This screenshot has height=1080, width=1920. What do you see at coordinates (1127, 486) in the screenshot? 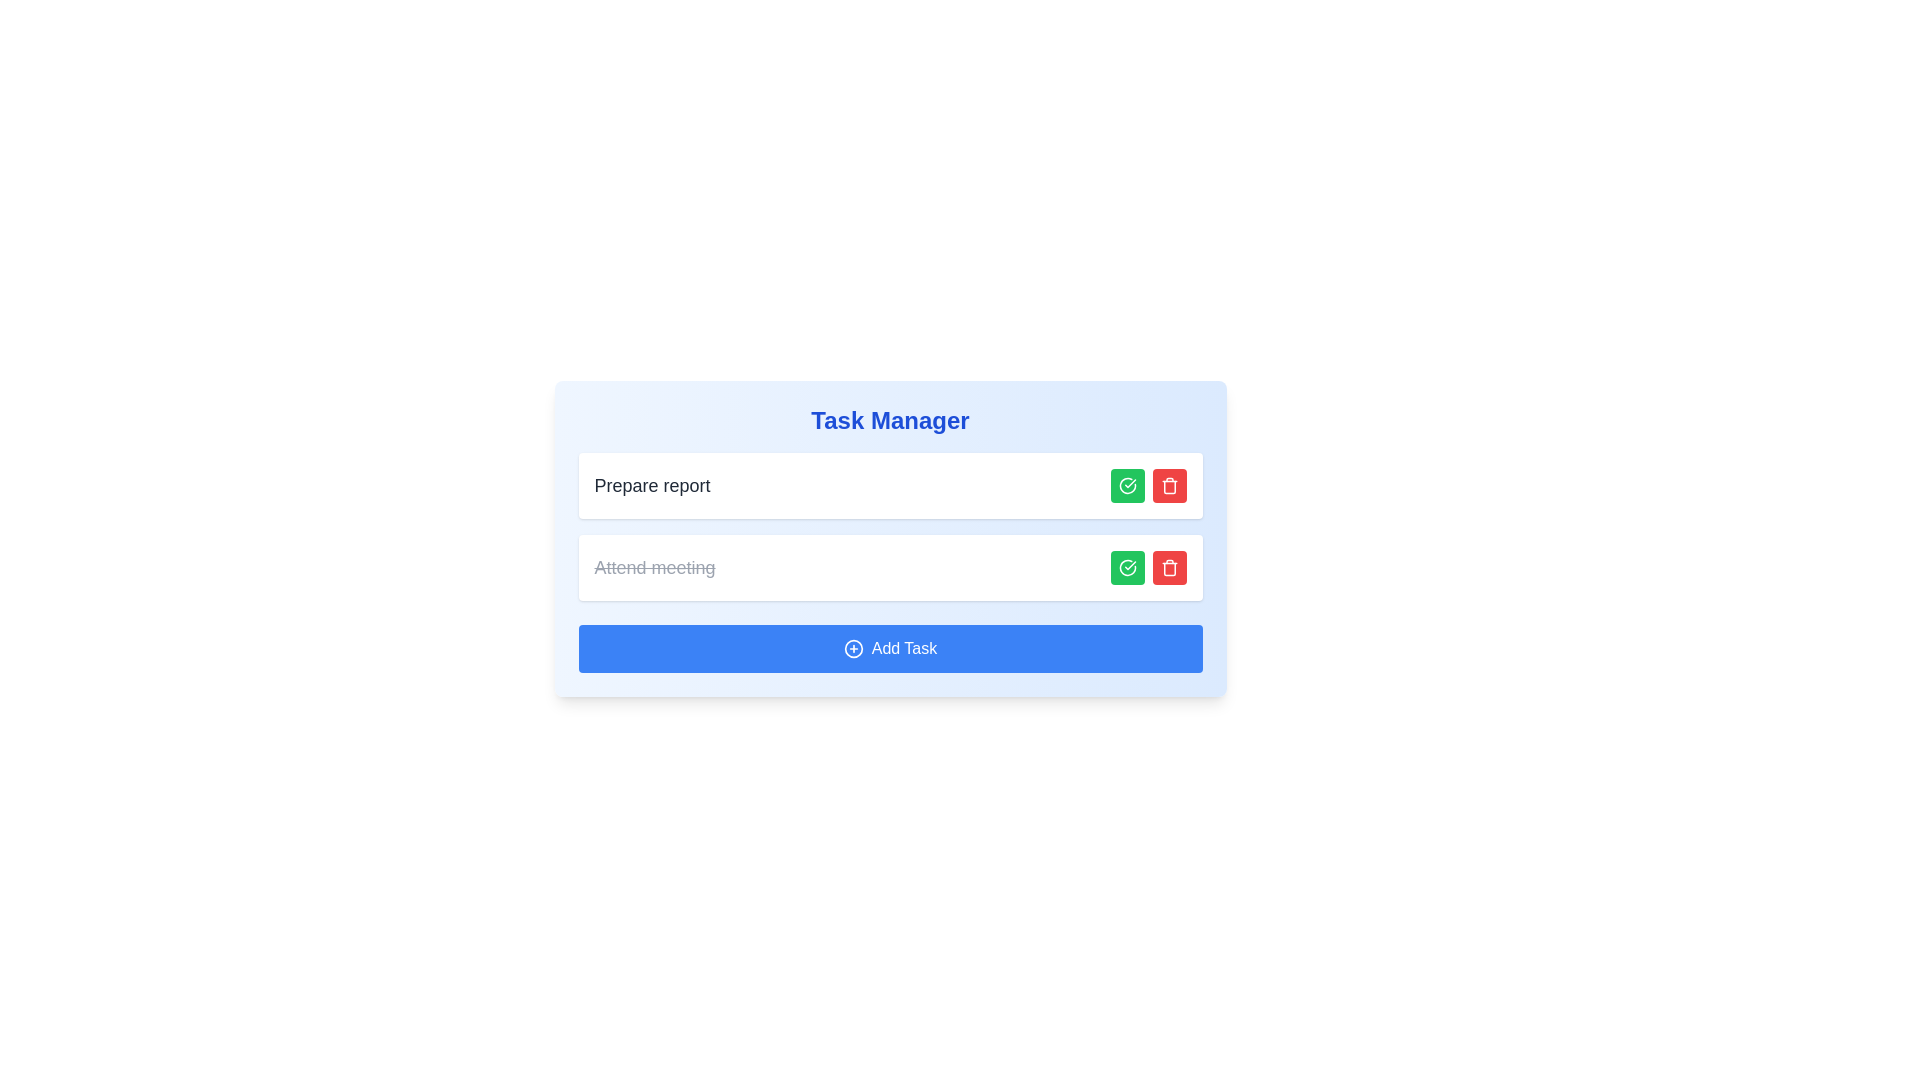
I see `the 'Complete' button associated with the 'Prepare report' task in the task manager interface to observe the hover effects` at bounding box center [1127, 486].